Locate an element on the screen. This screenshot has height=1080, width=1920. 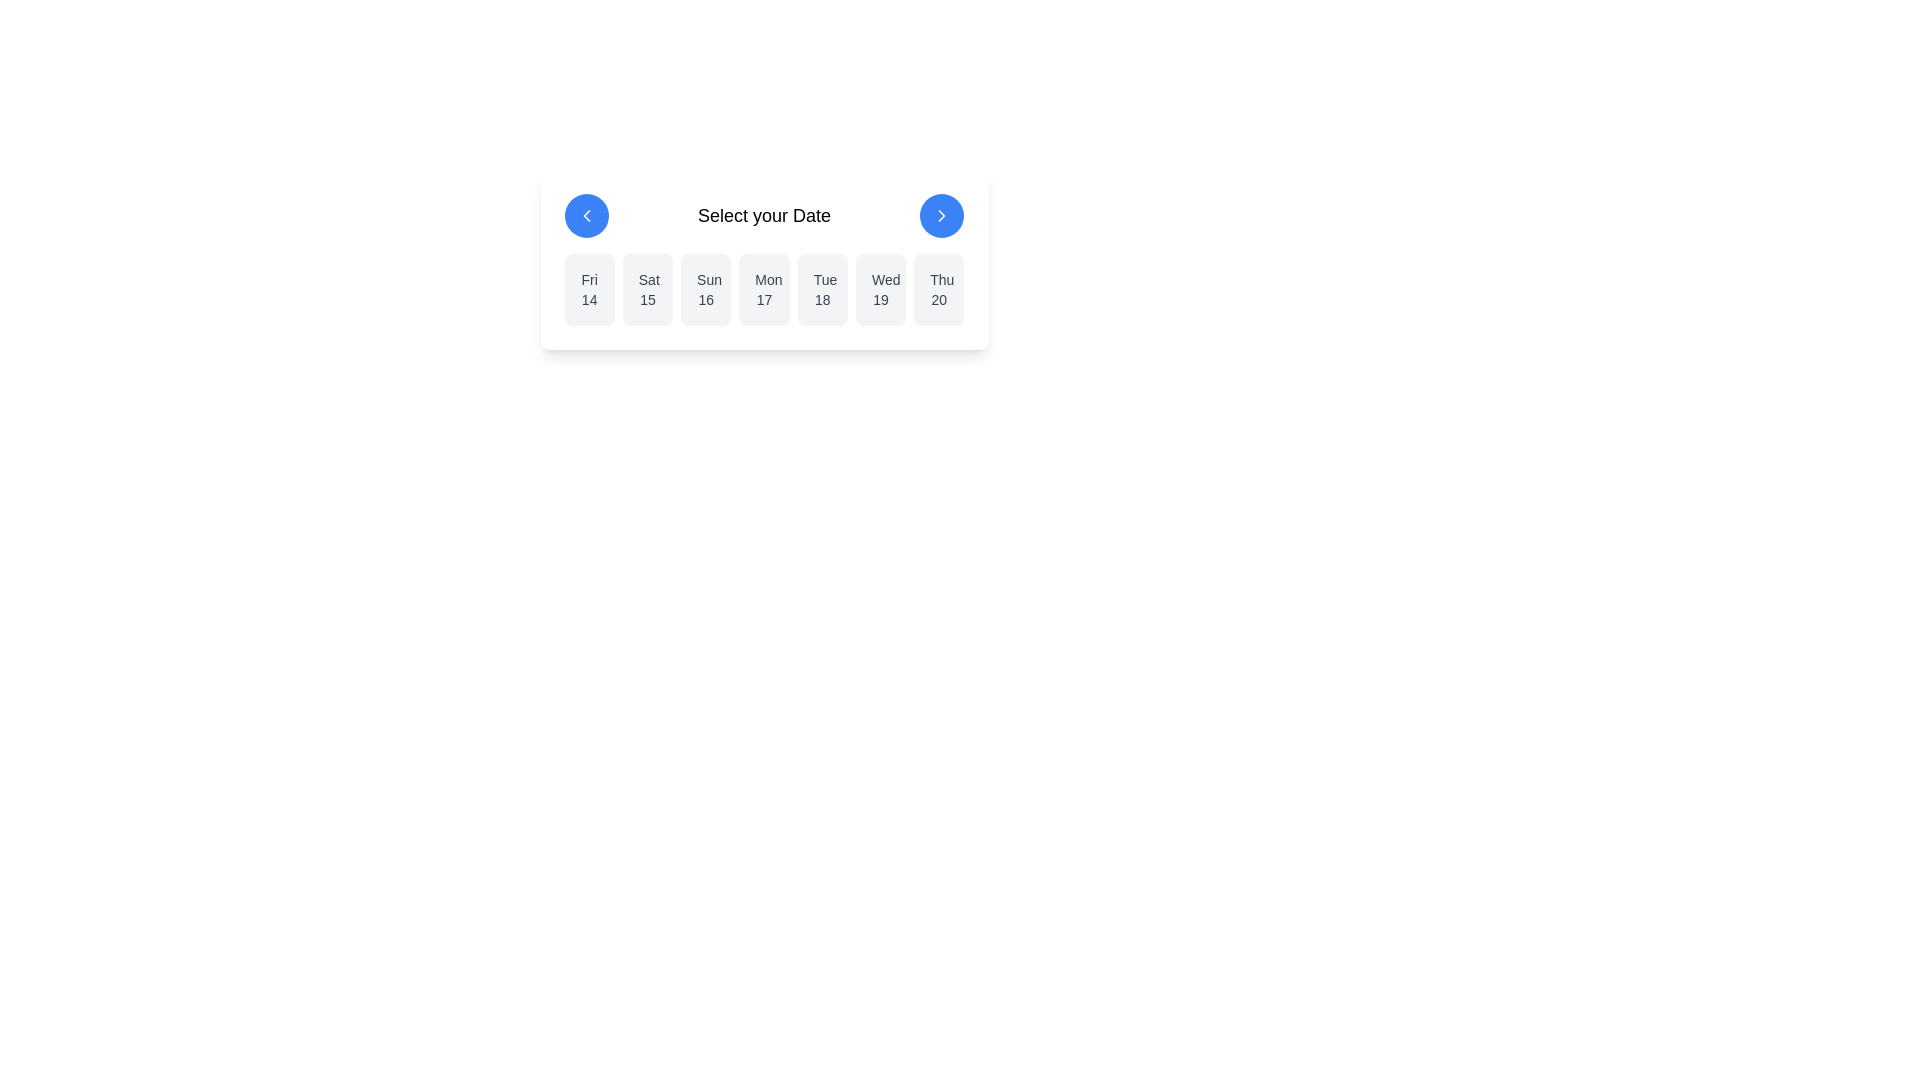
the rightward arrow icon with a thin white outline on a blue circular background is located at coordinates (941, 216).